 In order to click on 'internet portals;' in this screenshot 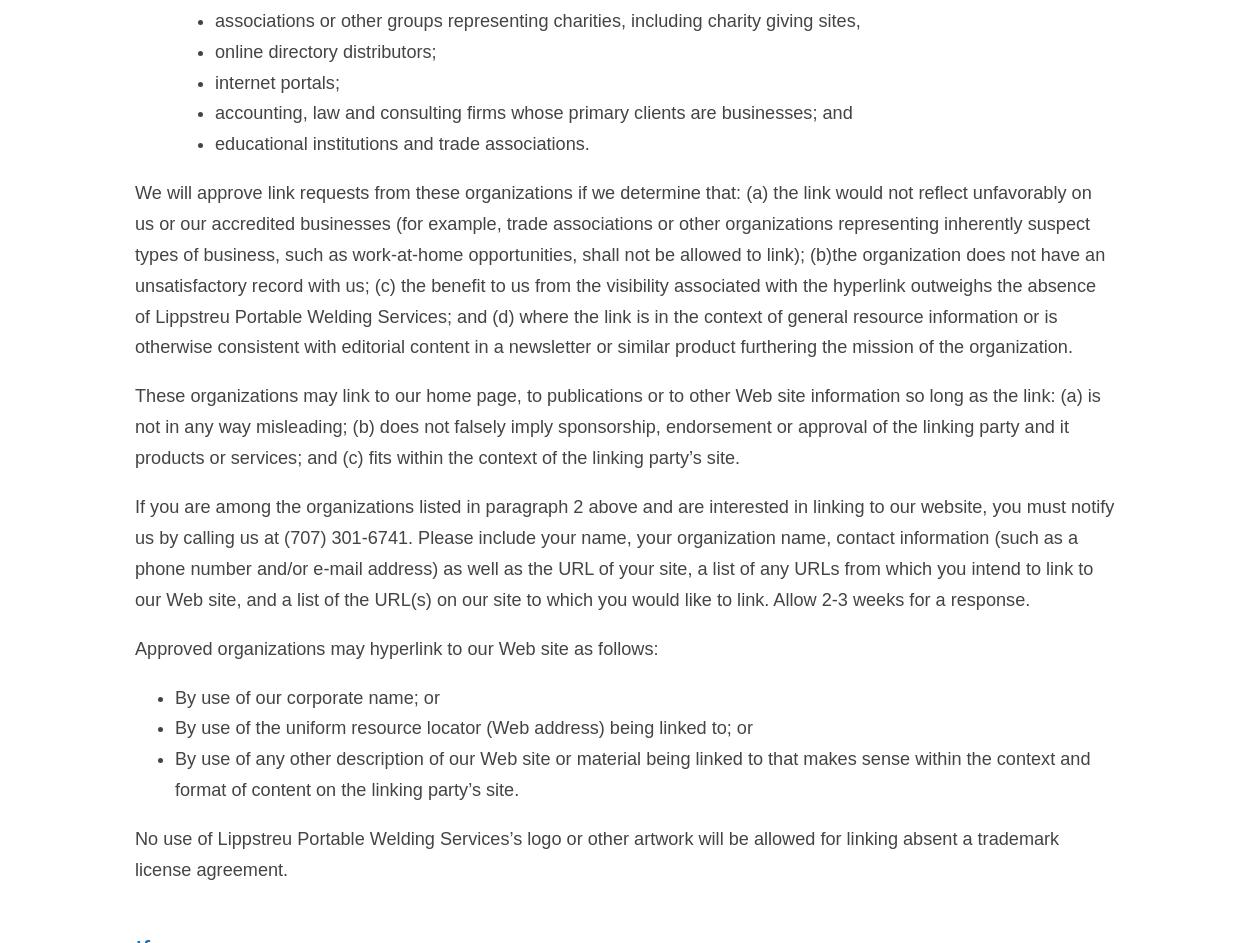, I will do `click(277, 81)`.